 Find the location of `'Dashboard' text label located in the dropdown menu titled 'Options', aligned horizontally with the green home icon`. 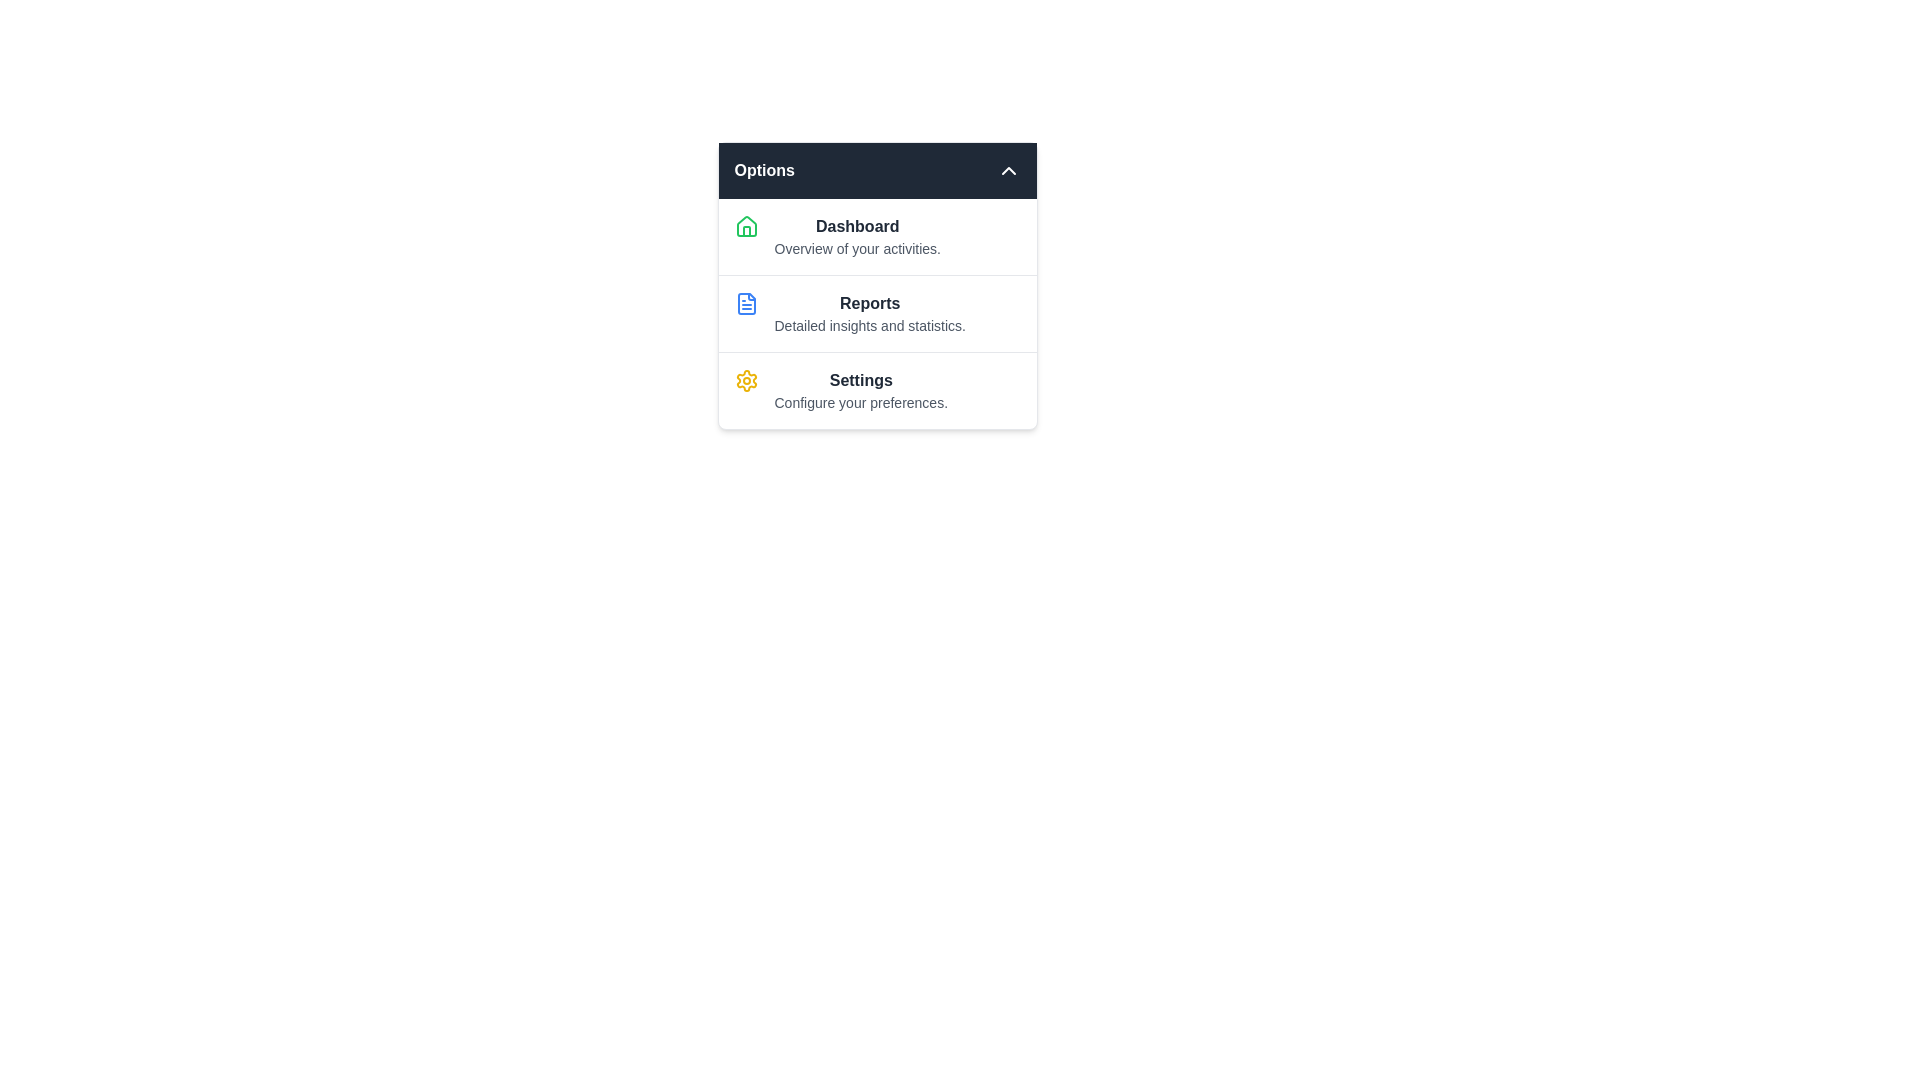

'Dashboard' text label located in the dropdown menu titled 'Options', aligned horizontally with the green home icon is located at coordinates (857, 226).